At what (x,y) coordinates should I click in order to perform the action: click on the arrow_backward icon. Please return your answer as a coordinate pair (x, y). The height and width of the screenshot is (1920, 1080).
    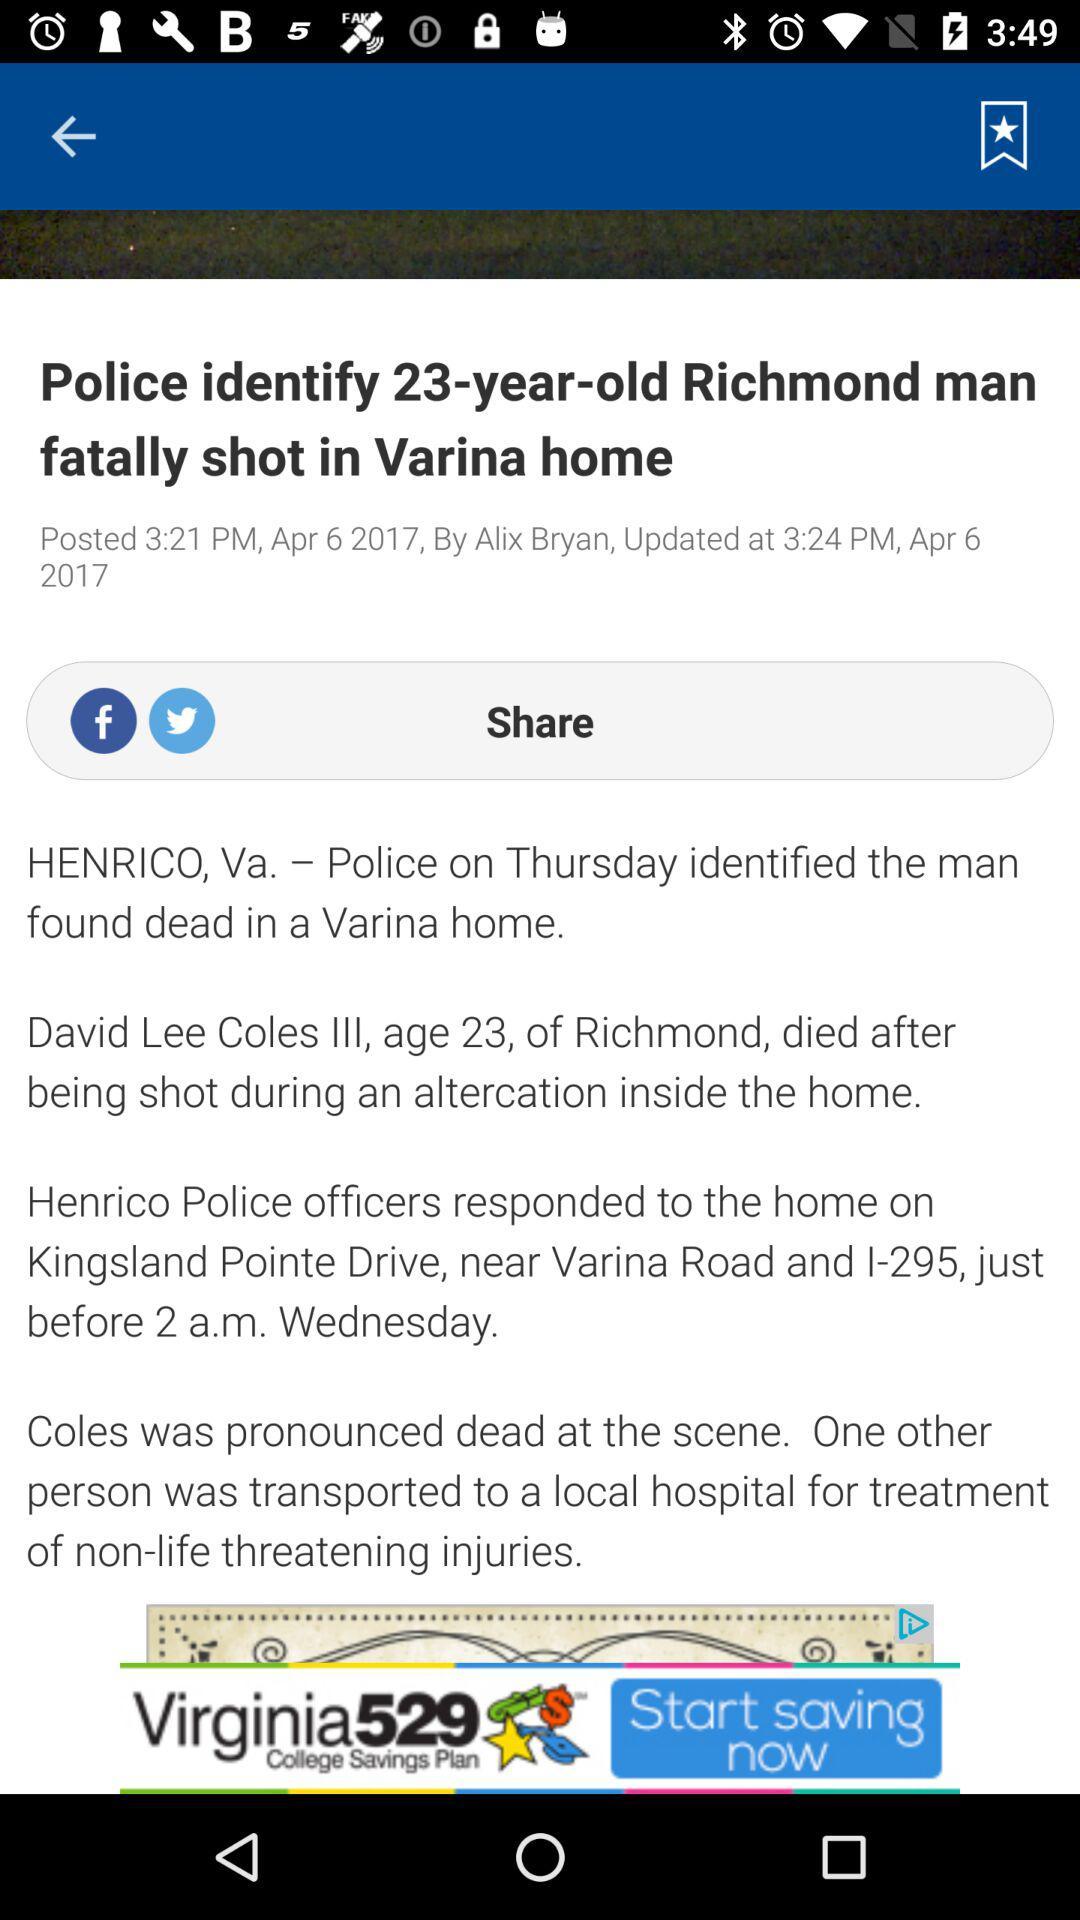
    Looking at the image, I should click on (72, 135).